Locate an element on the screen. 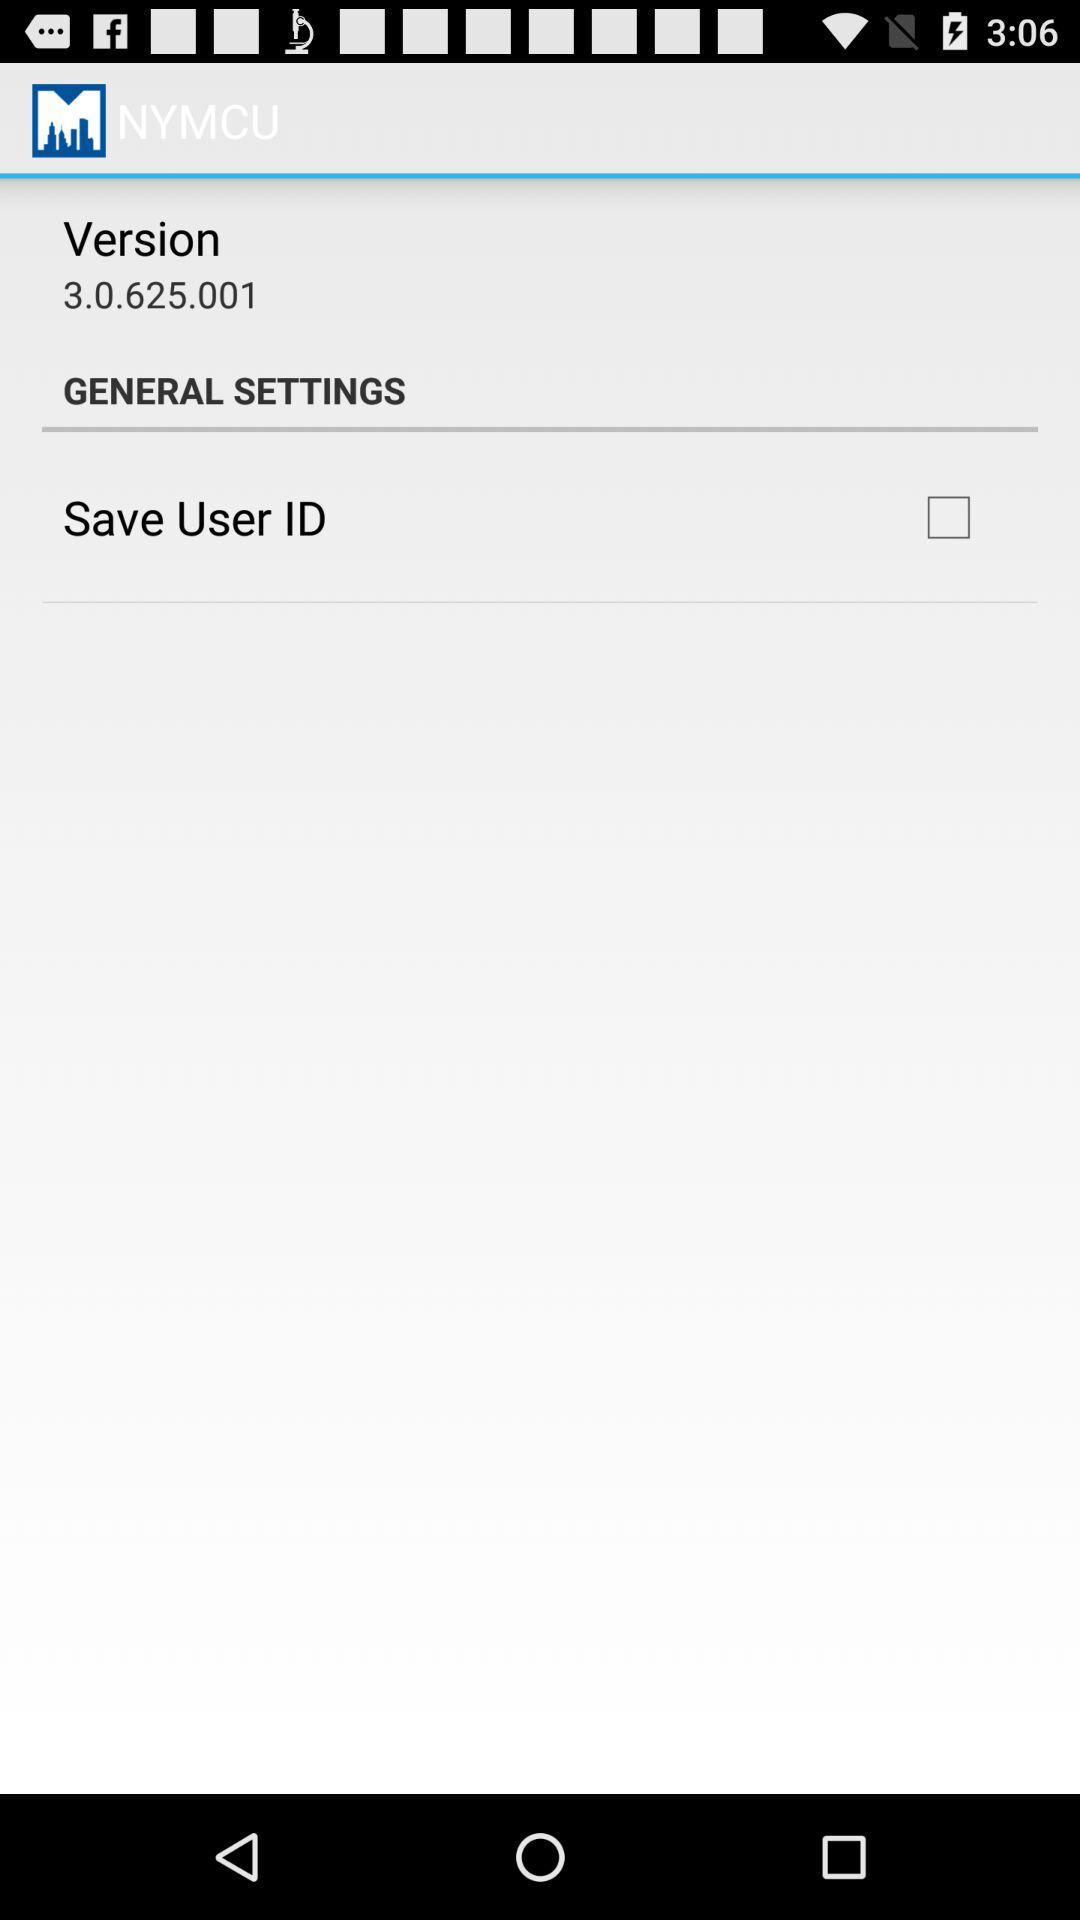 This screenshot has height=1920, width=1080. save user id icon is located at coordinates (195, 517).